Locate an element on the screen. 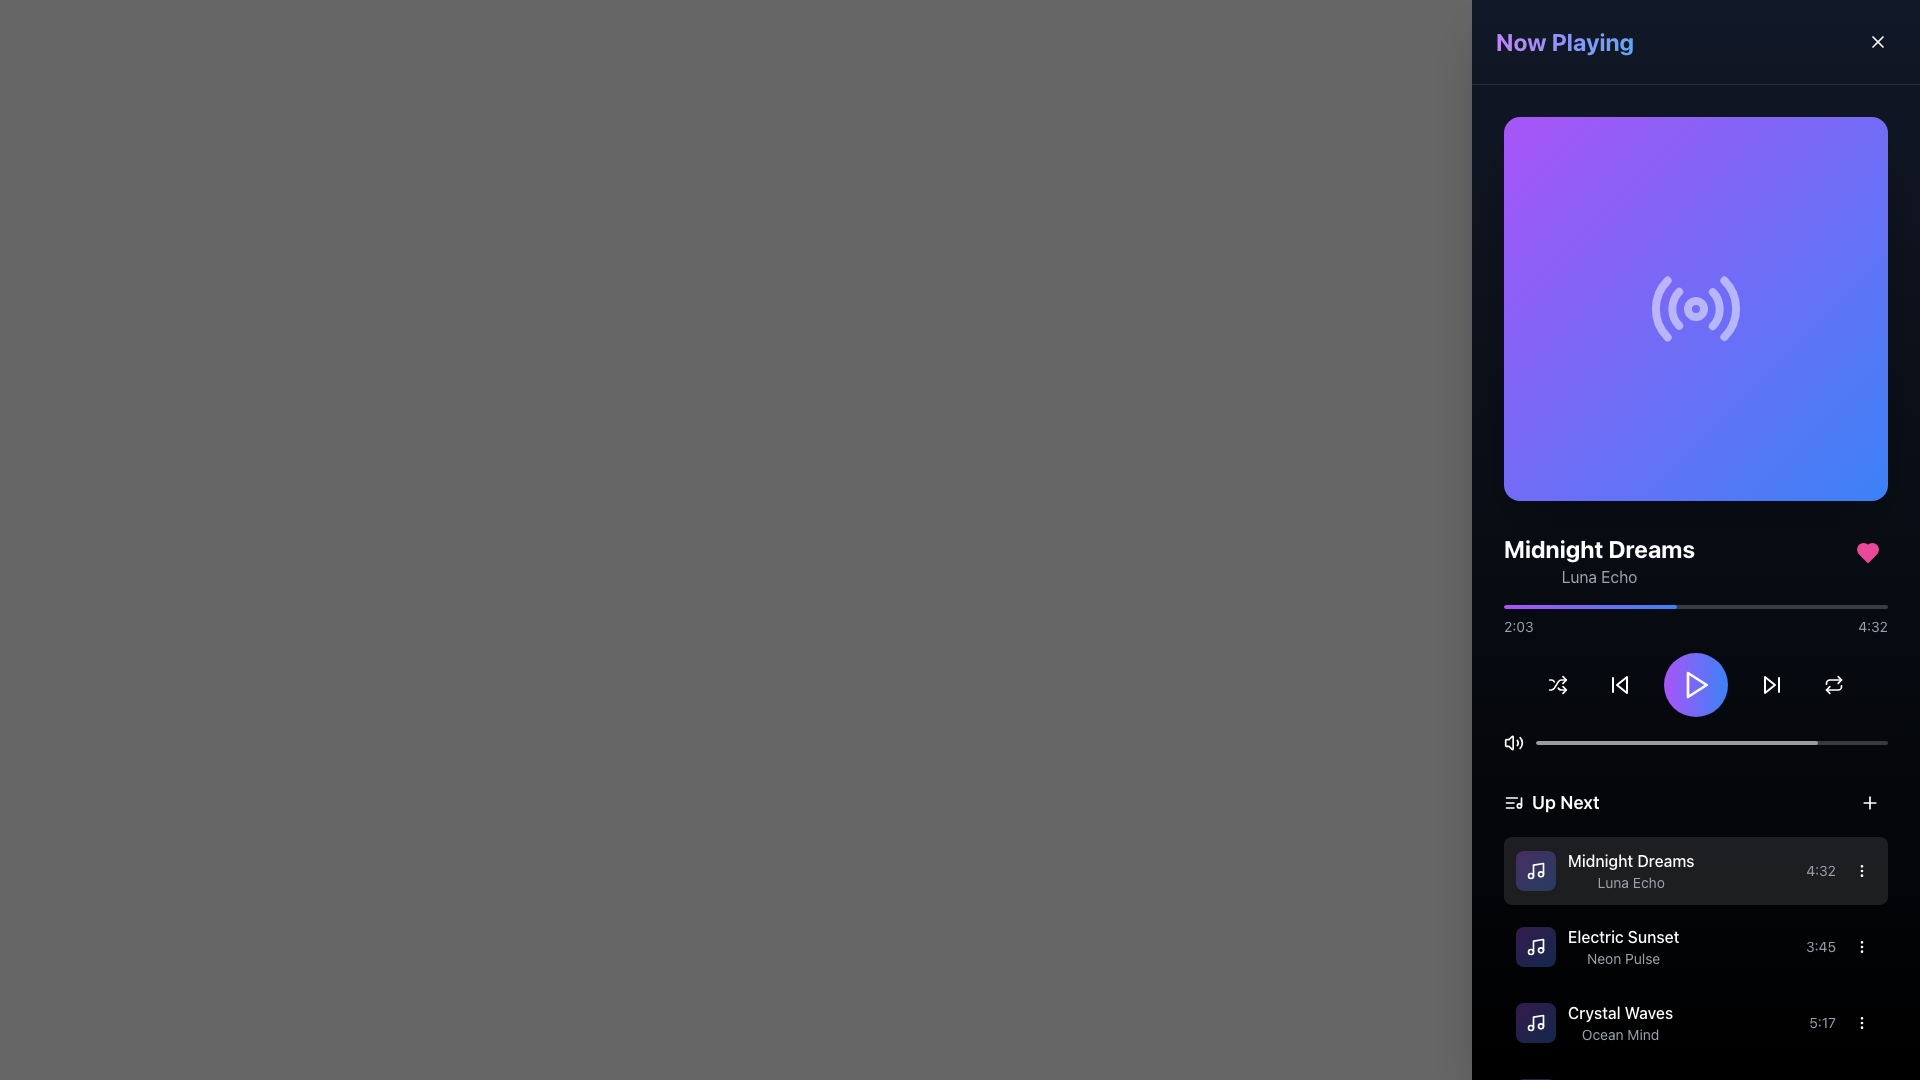 The image size is (1920, 1080). the track item 'Crystal Waves' by 'Ocean Mind' in the 'Up Next' section of the 'Now Playing' panel is located at coordinates (1593, 1022).